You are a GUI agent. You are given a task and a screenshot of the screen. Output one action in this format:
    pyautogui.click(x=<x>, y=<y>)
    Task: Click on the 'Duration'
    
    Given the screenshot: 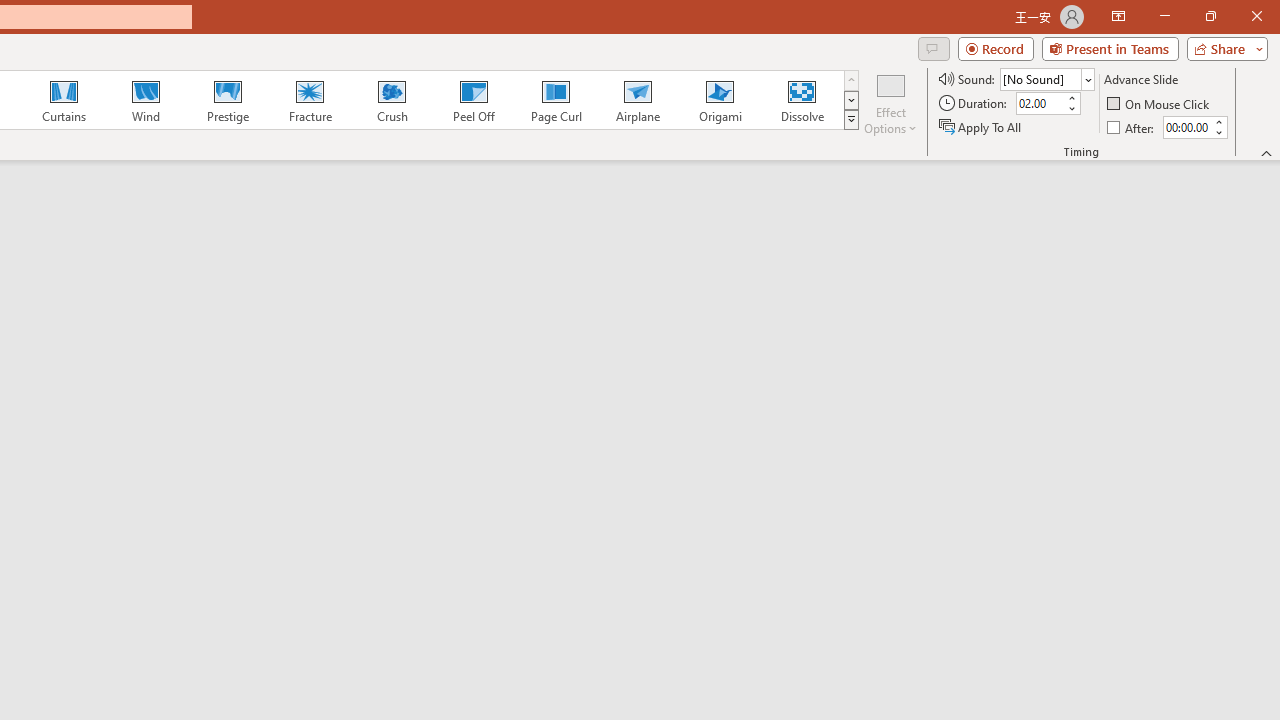 What is the action you would take?
    pyautogui.click(x=1040, y=103)
    